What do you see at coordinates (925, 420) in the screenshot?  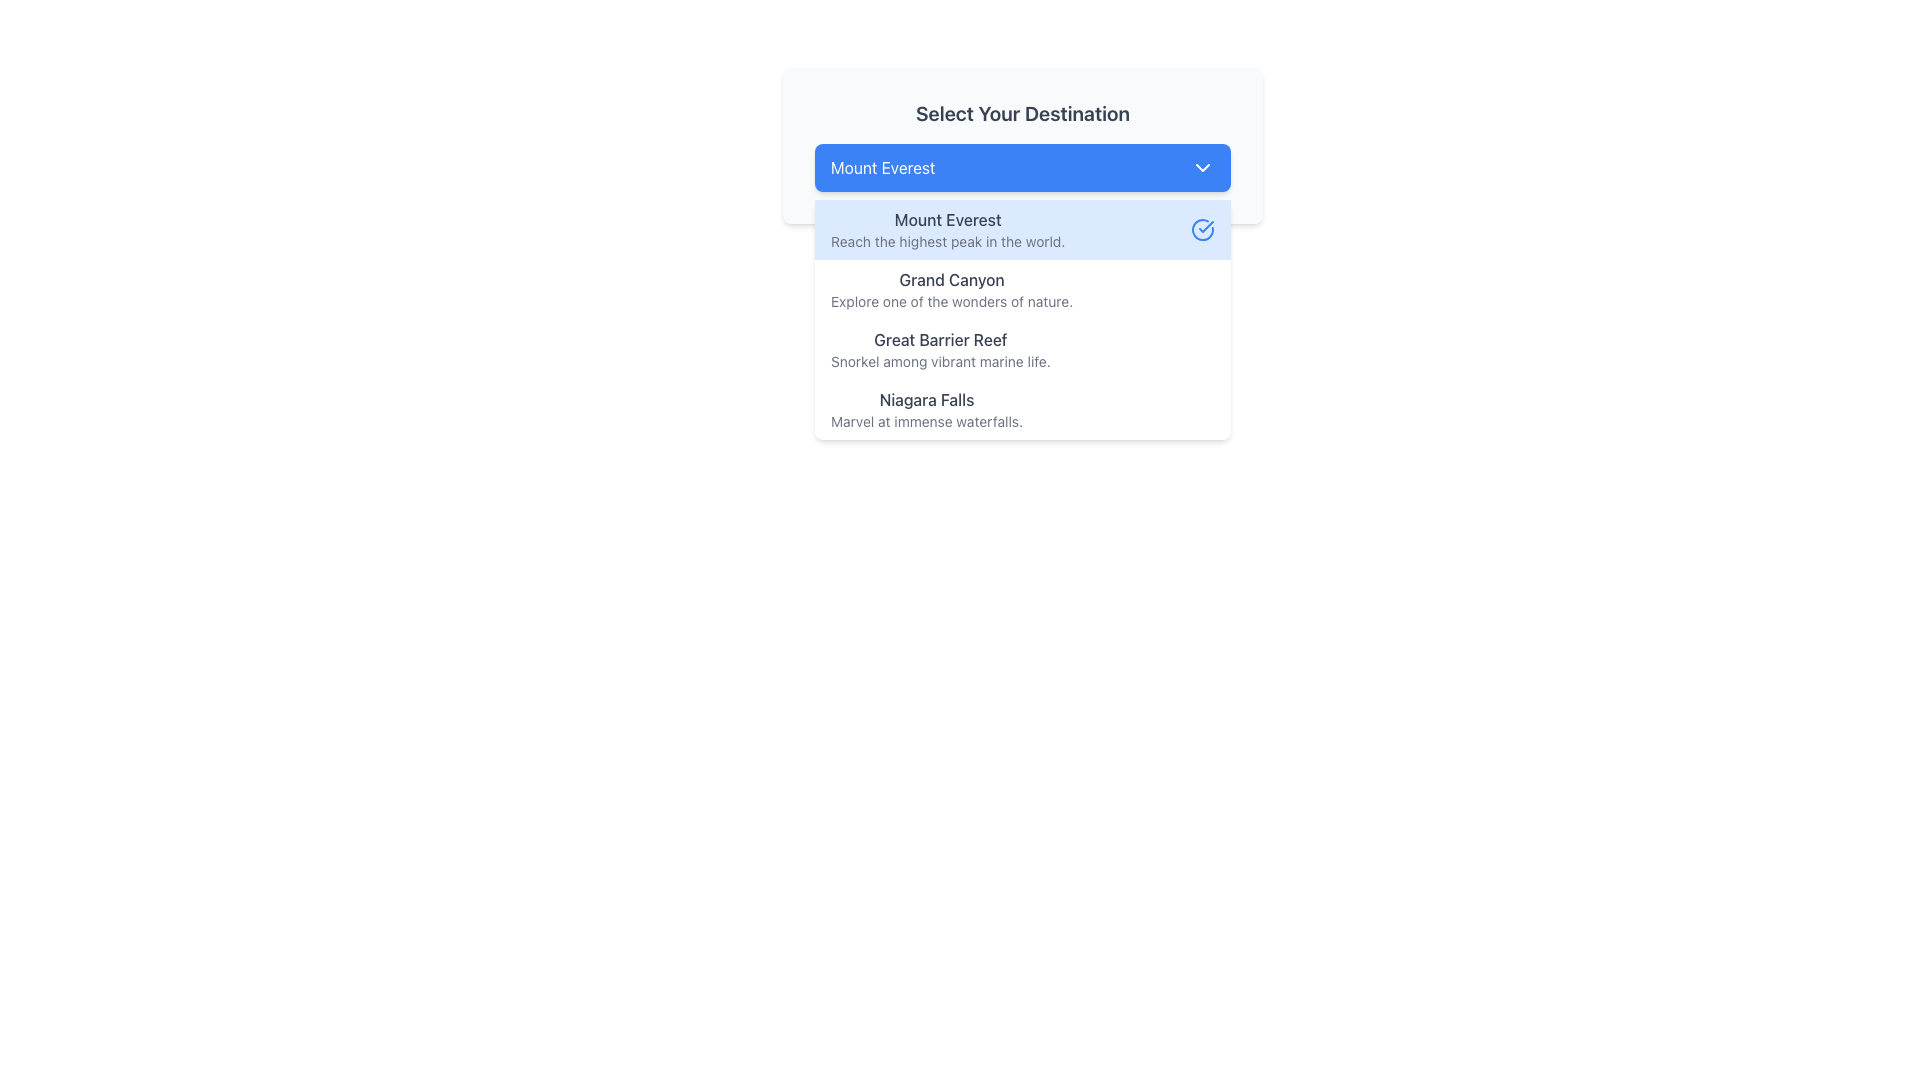 I see `the static descriptive text that reads 'Marvel at immense waterfalls.' positioned below the heading 'Niagara Falls' in the dropdown list under 'Select Your Destination.'` at bounding box center [925, 420].